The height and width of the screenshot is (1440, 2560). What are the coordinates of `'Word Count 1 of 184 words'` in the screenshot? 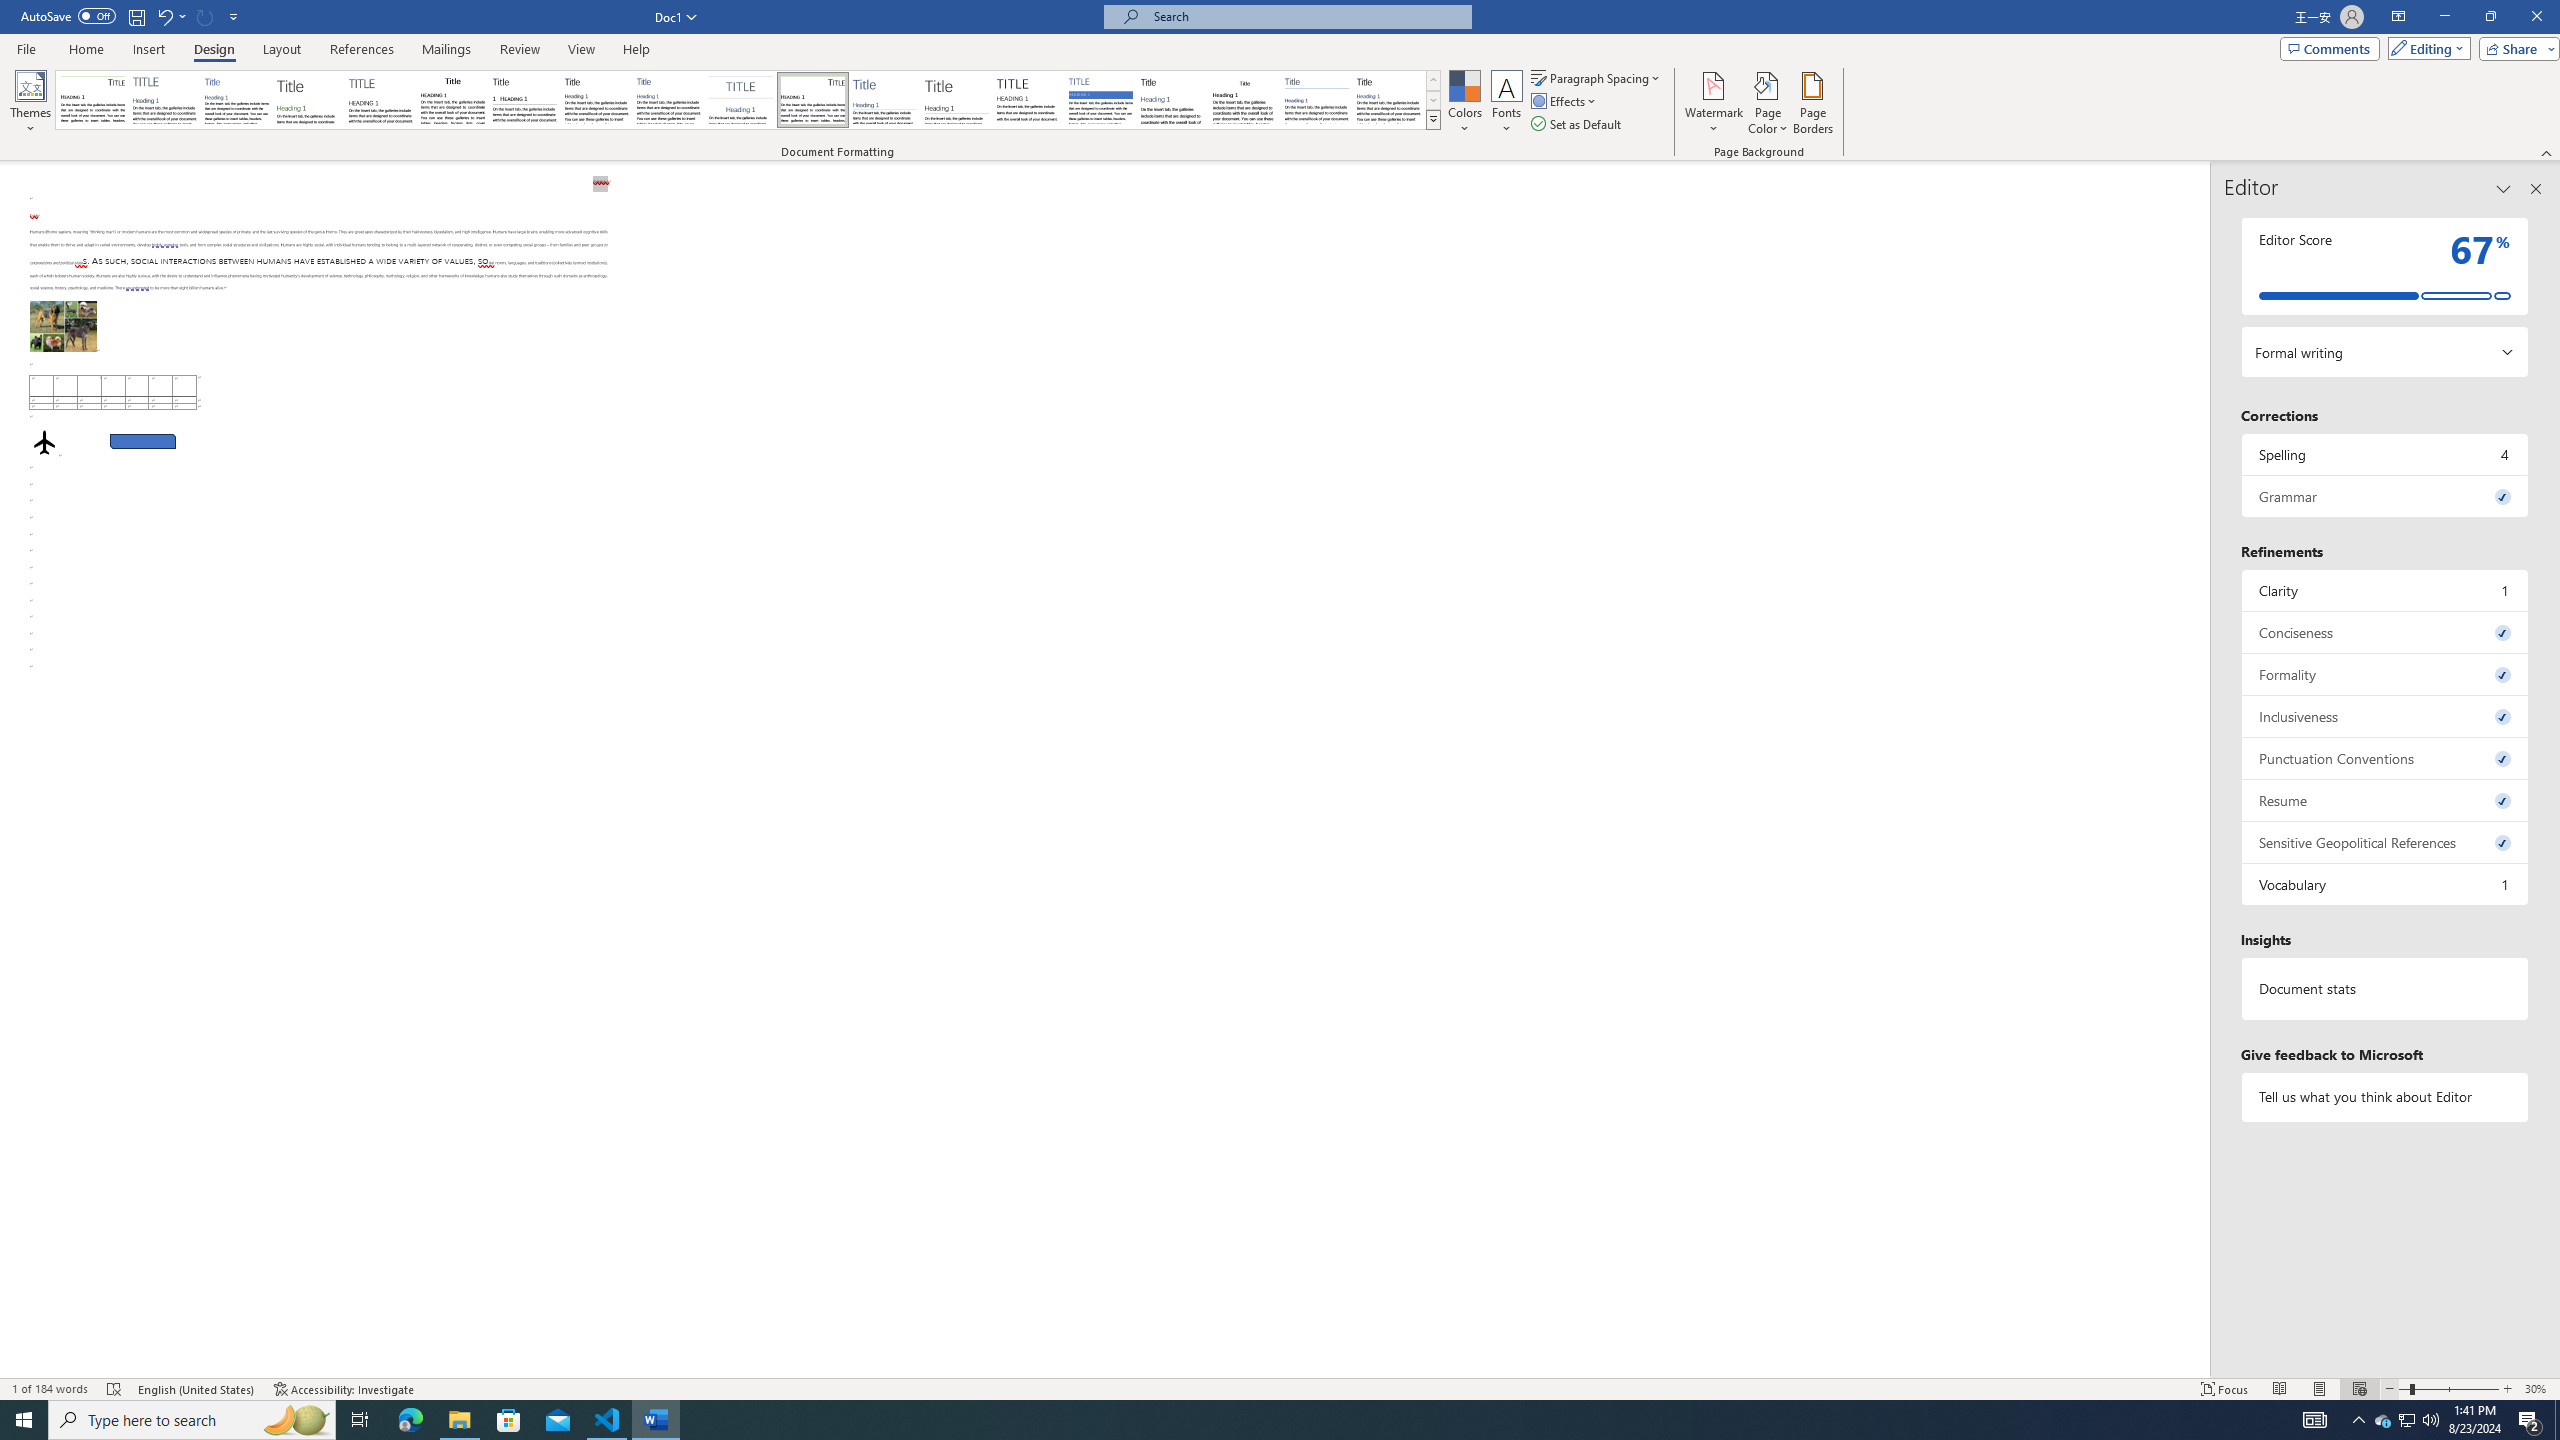 It's located at (50, 1389).